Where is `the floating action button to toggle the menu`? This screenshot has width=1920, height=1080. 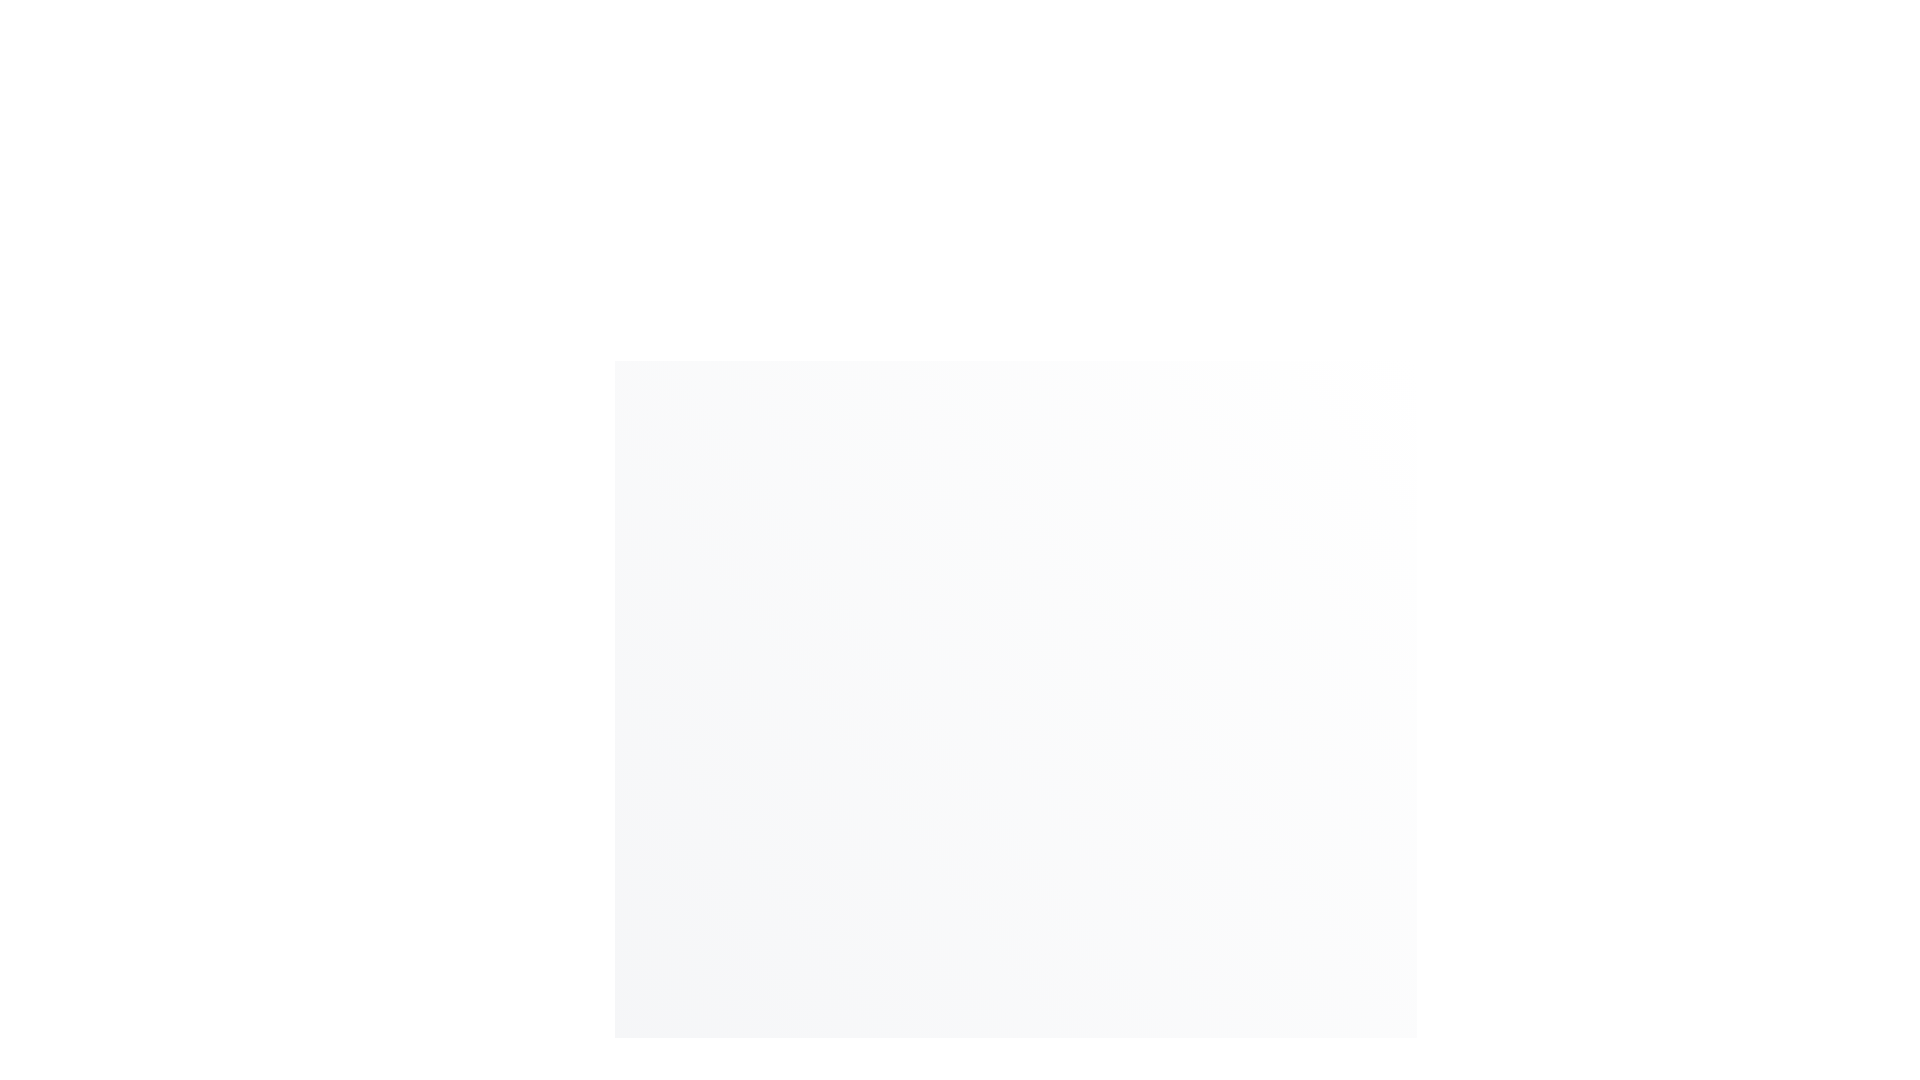
the floating action button to toggle the menu is located at coordinates (1264, 1076).